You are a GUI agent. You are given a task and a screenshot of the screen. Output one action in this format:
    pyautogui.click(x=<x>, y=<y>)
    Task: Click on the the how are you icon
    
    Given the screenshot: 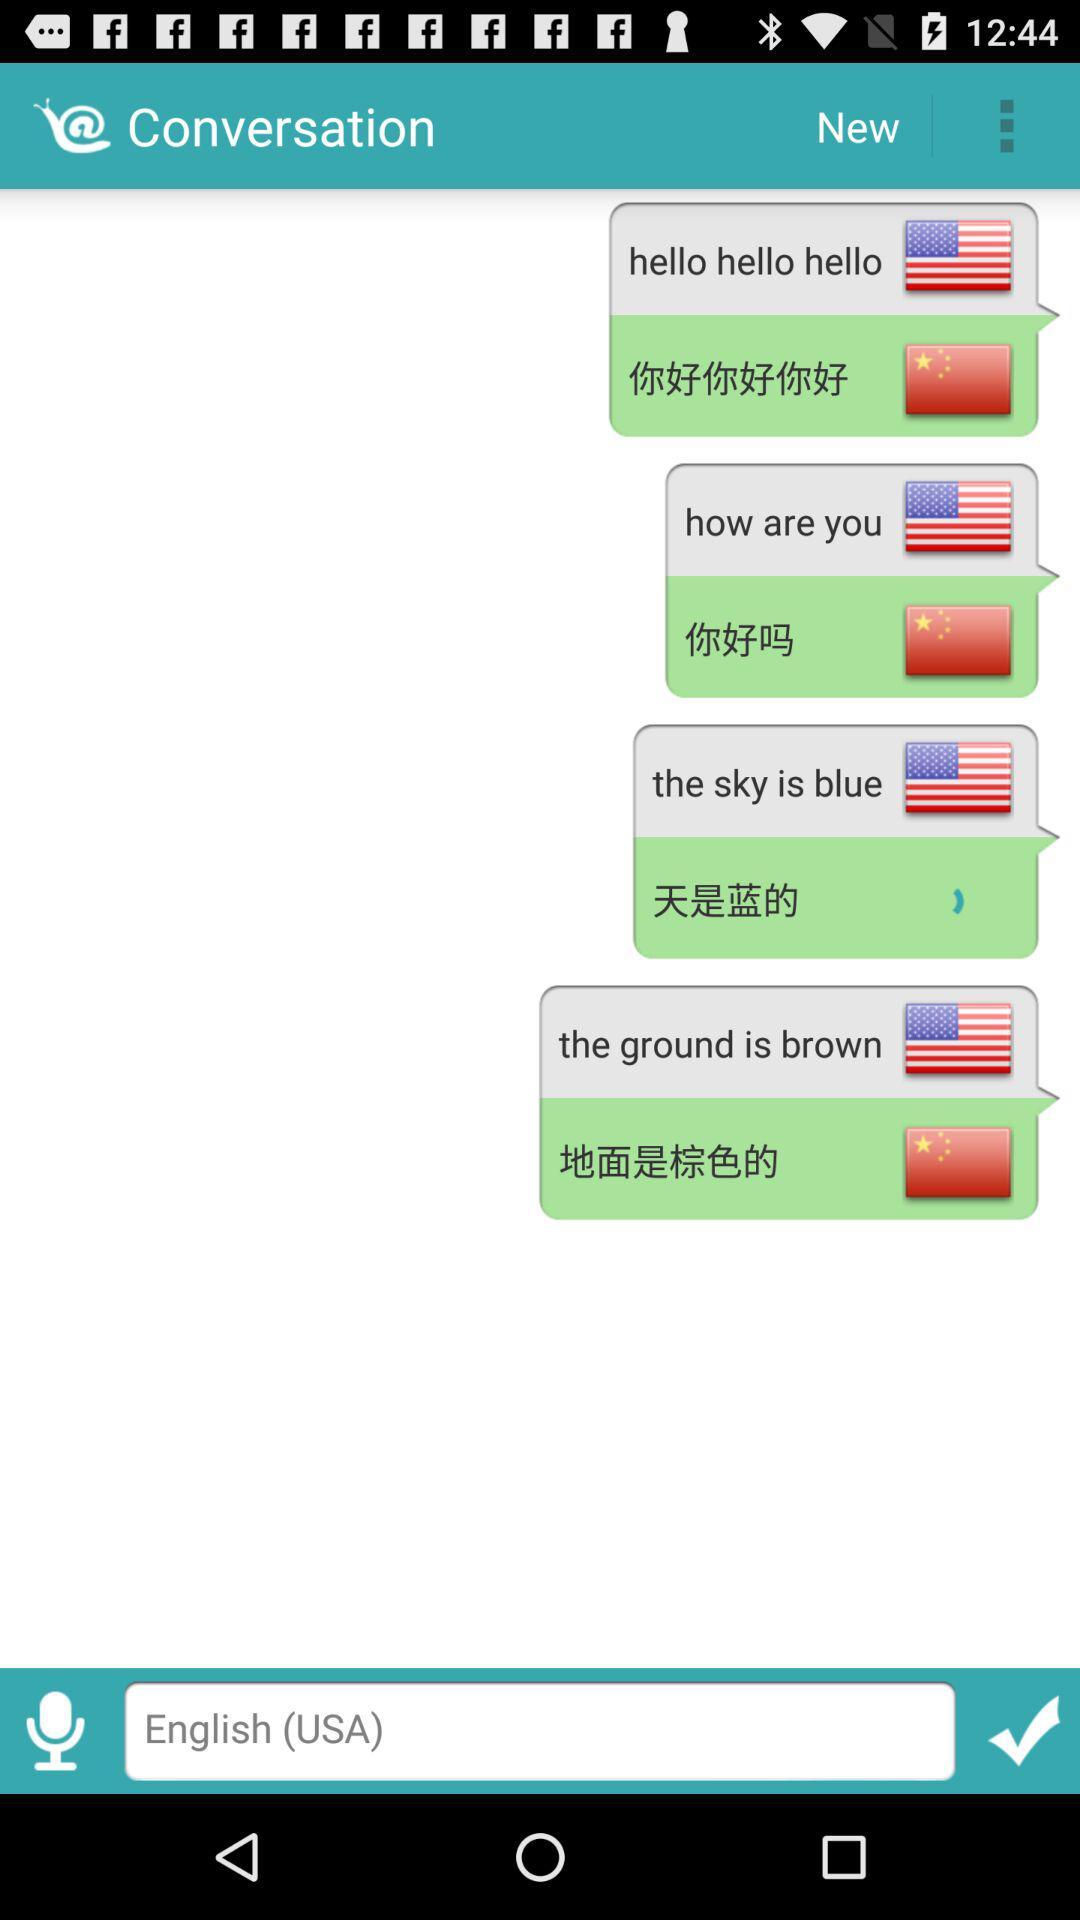 What is the action you would take?
    pyautogui.click(x=861, y=516)
    